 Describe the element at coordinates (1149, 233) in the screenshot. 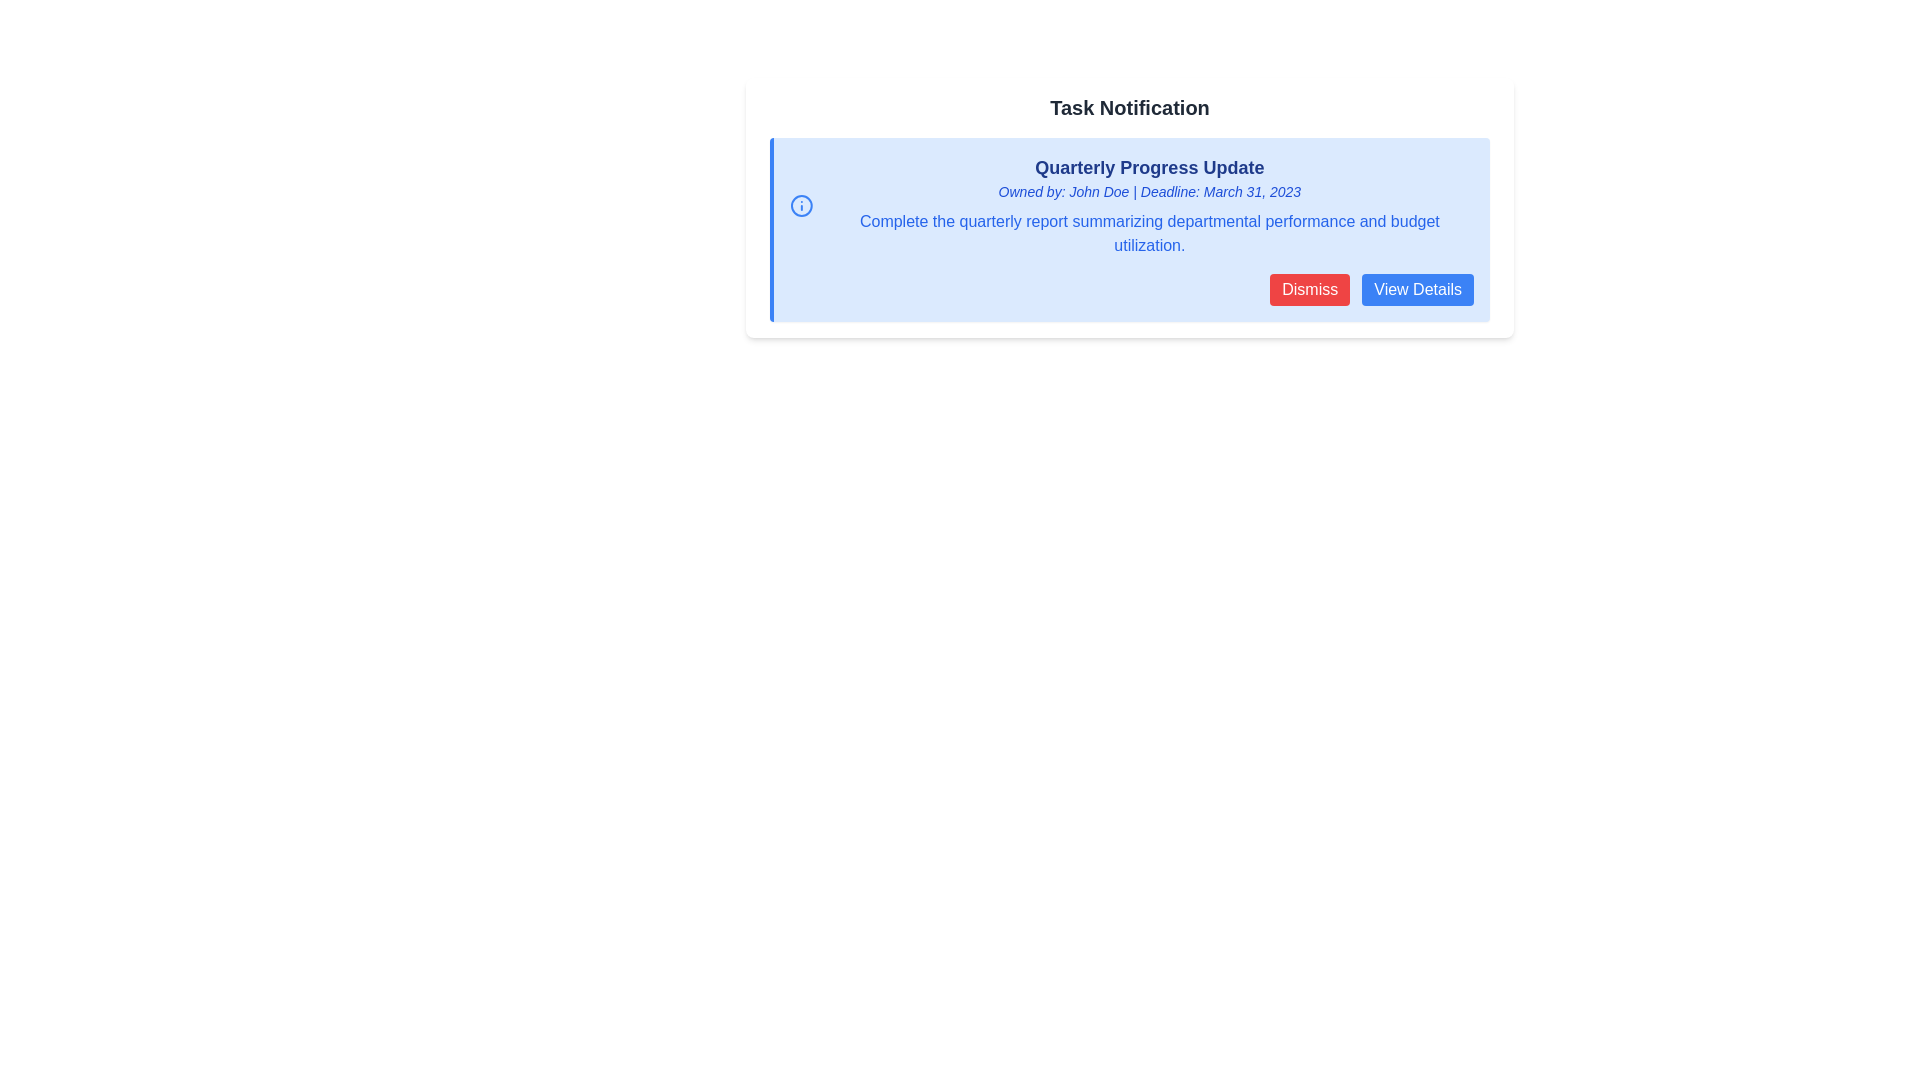

I see `the text label that provides task instructions, located beneath the subtitle 'Owned by: John Doe | Deadline: March 31, 2023' and above the buttons 'Dismiss' and 'View Details'` at that location.